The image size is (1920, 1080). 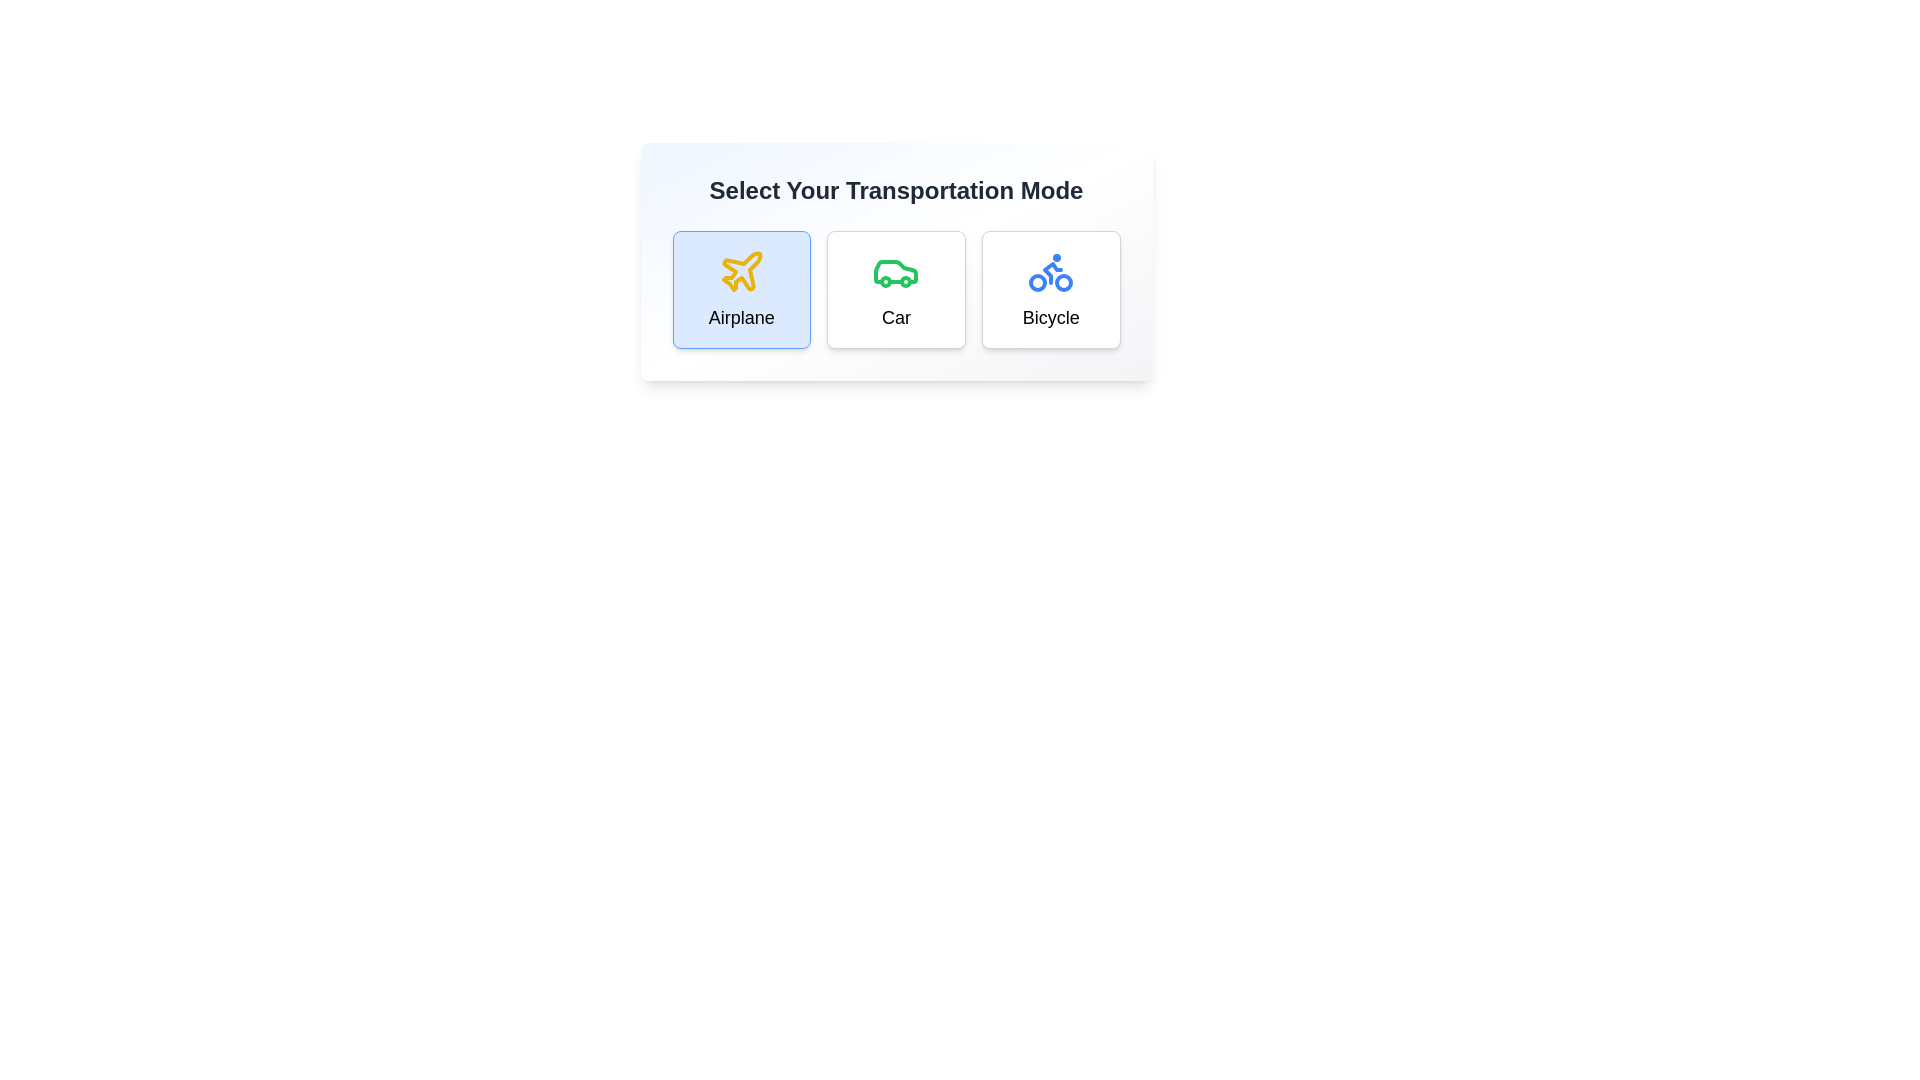 I want to click on the interactive card element labeled 'Bicycle', so click(x=1050, y=289).